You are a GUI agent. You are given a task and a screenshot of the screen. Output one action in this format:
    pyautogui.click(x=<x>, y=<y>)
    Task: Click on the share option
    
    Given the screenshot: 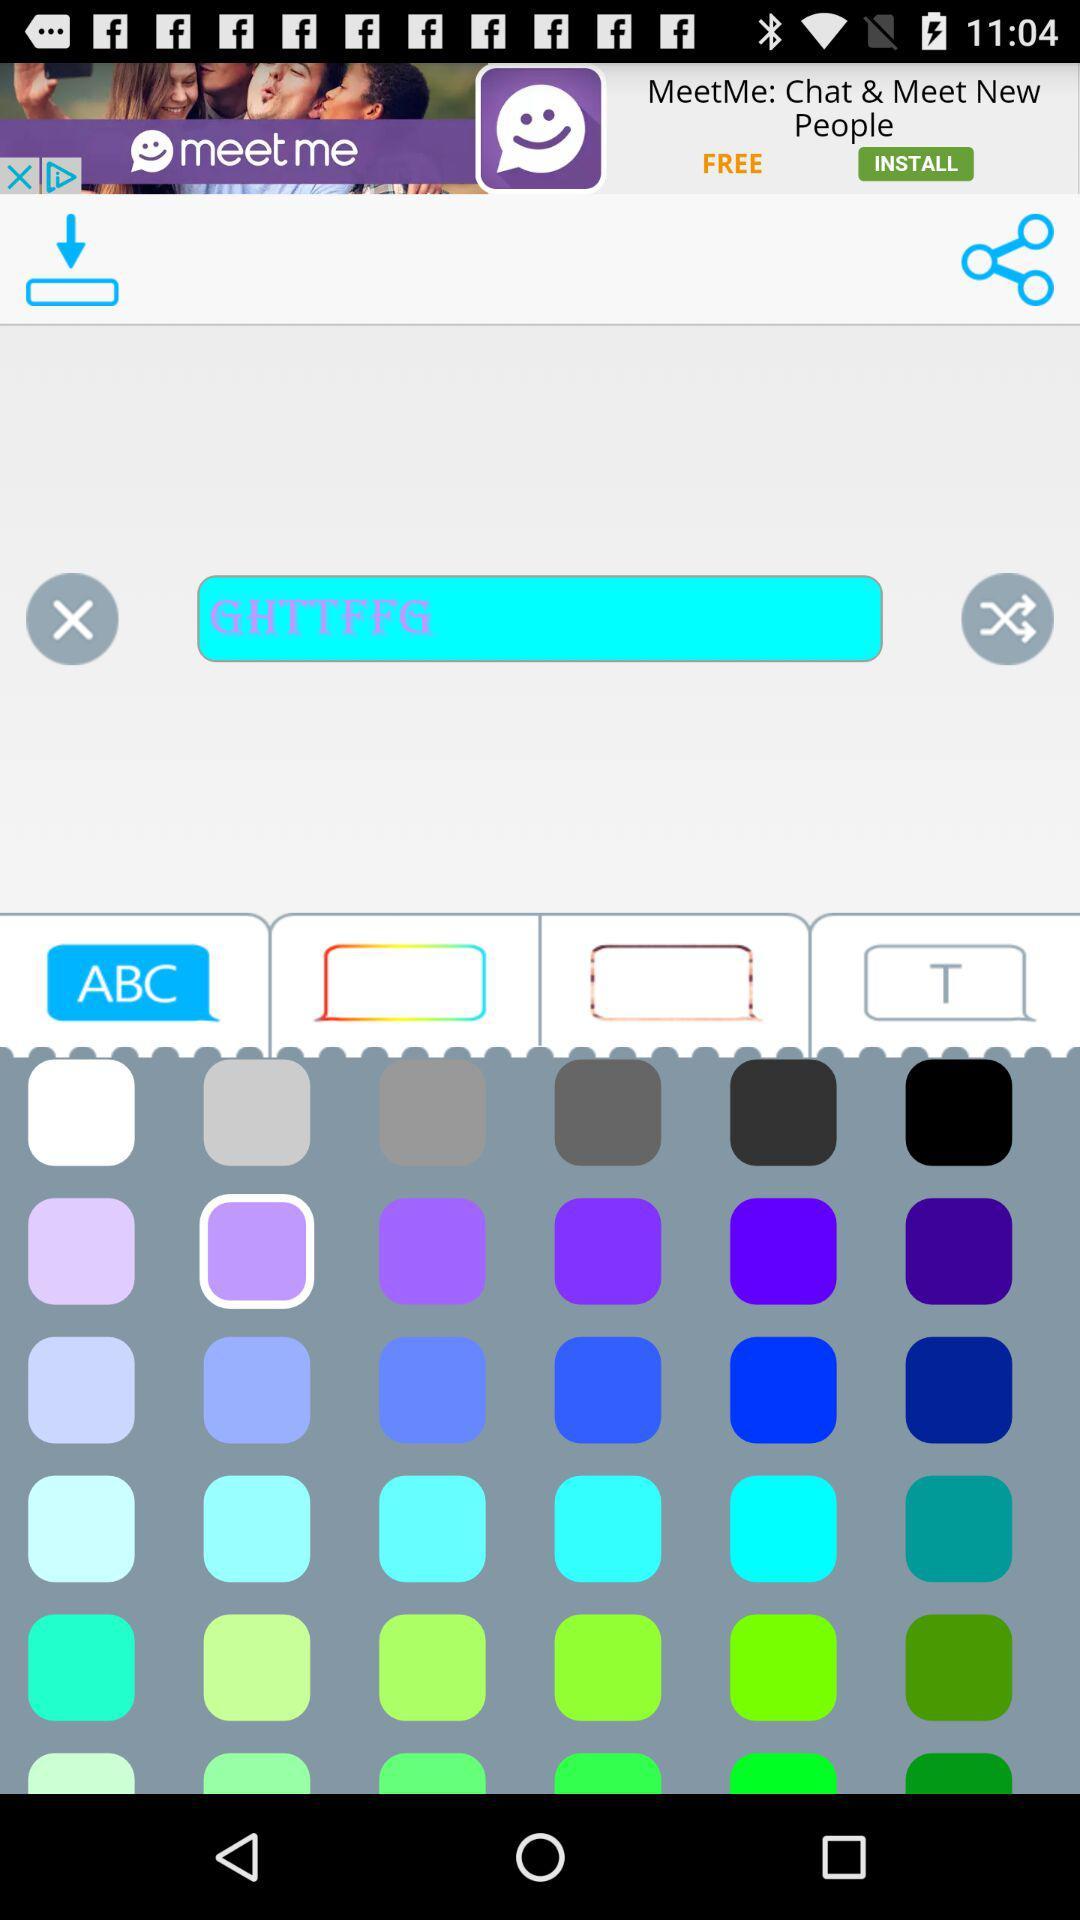 What is the action you would take?
    pyautogui.click(x=1007, y=258)
    